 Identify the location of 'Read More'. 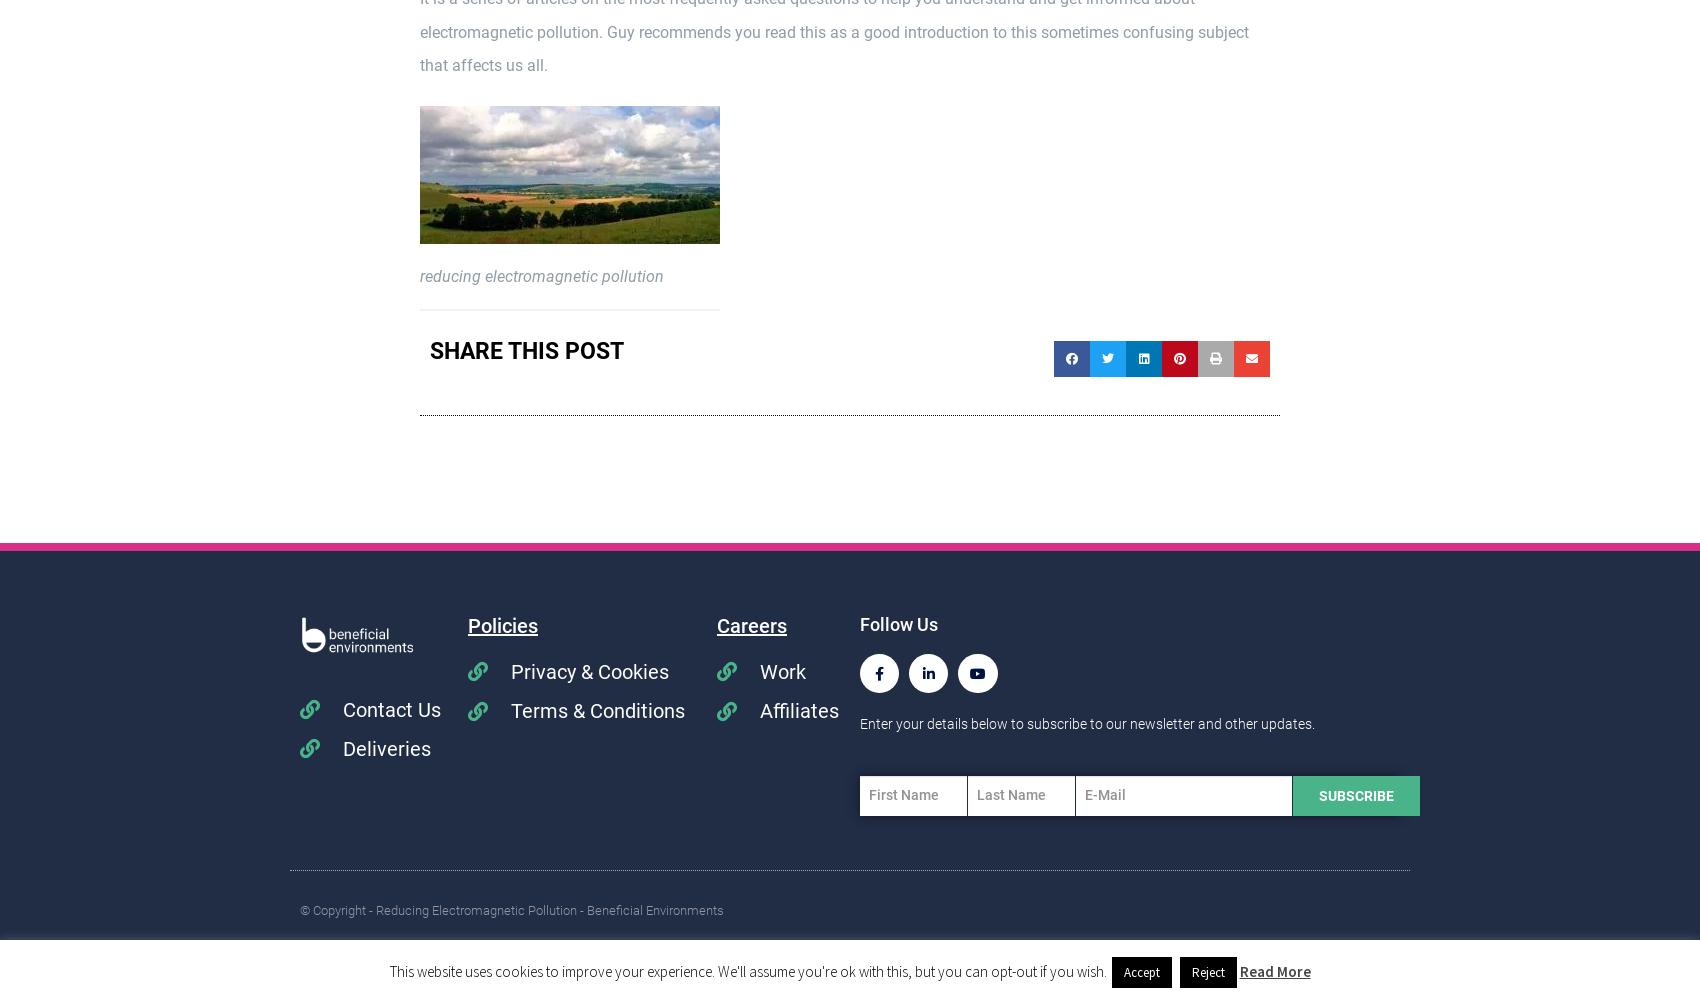
(1273, 970).